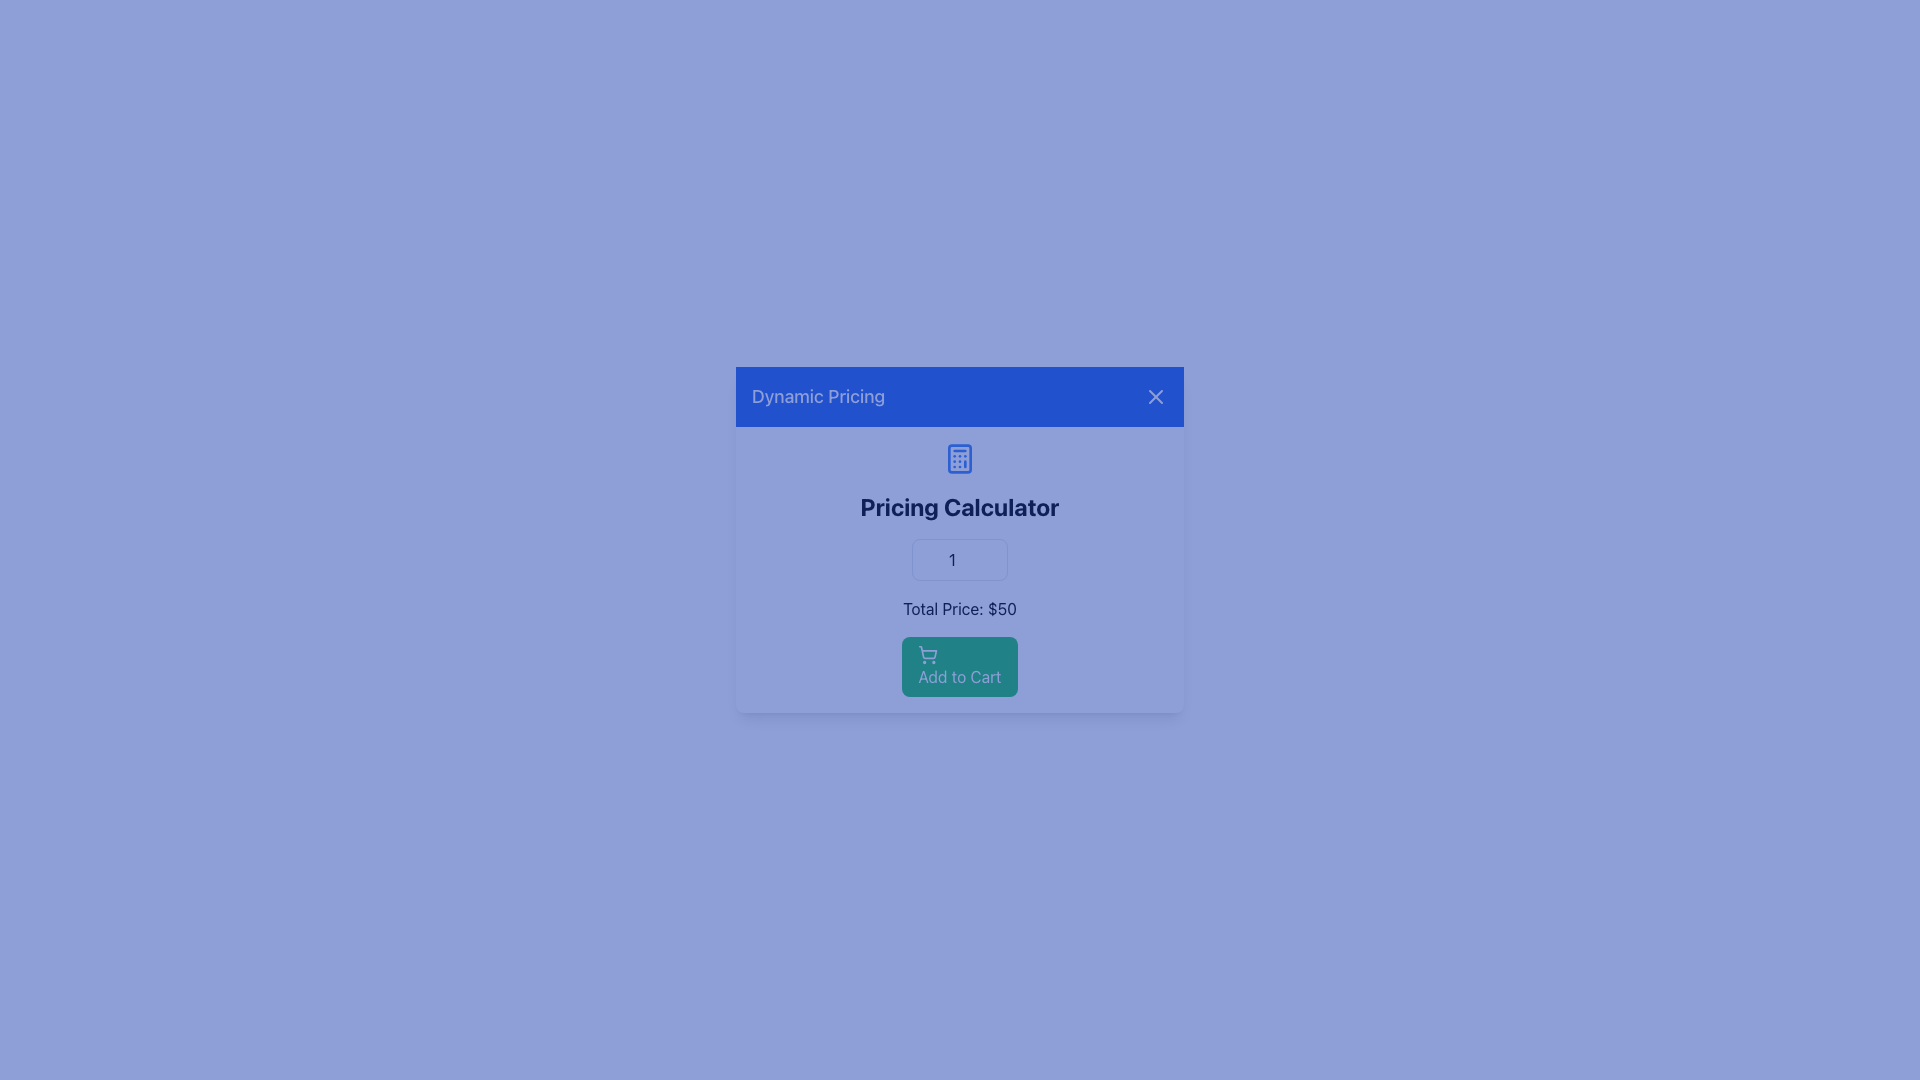  I want to click on the 'x'-shaped close icon located at the top-right corner of the pricing modal's blue header, so click(1156, 397).